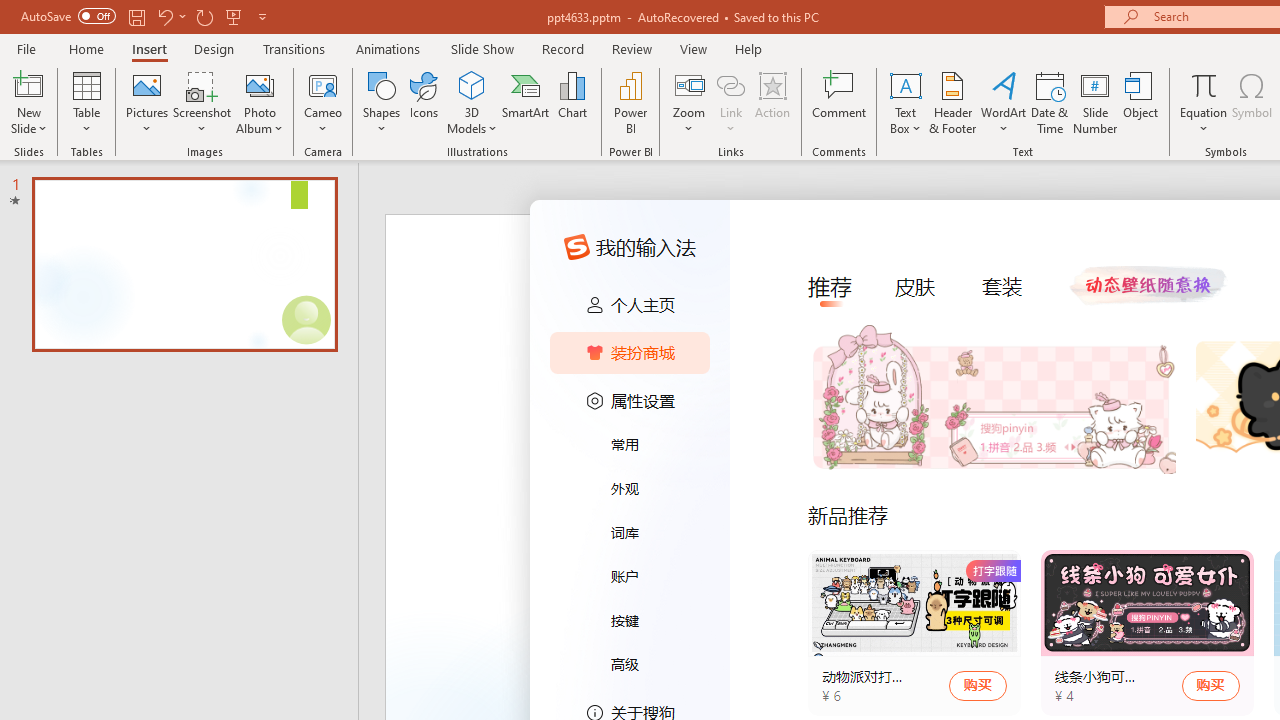 This screenshot has height=720, width=1280. Describe the element at coordinates (1141, 103) in the screenshot. I see `'Object...'` at that location.